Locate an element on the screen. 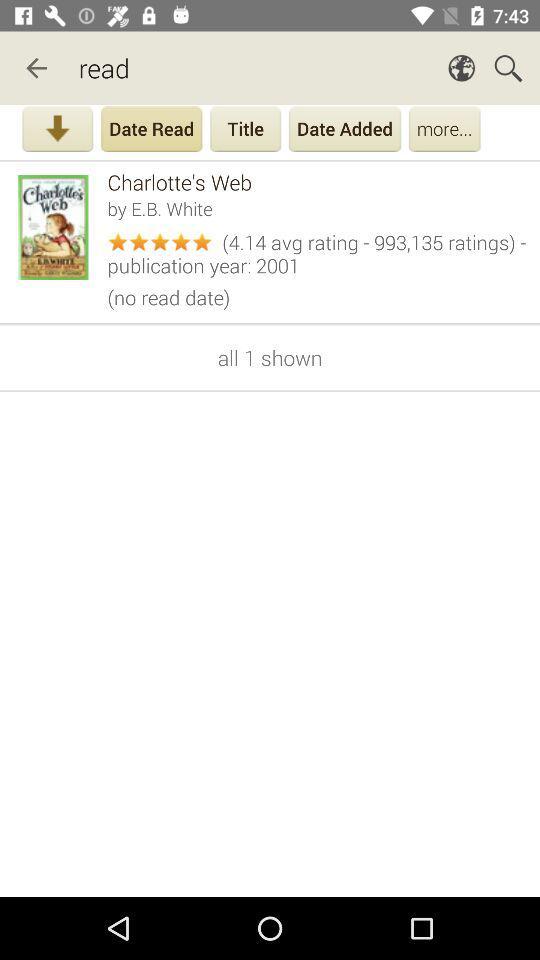 The image size is (540, 960). the item below charlotte's web is located at coordinates (317, 208).